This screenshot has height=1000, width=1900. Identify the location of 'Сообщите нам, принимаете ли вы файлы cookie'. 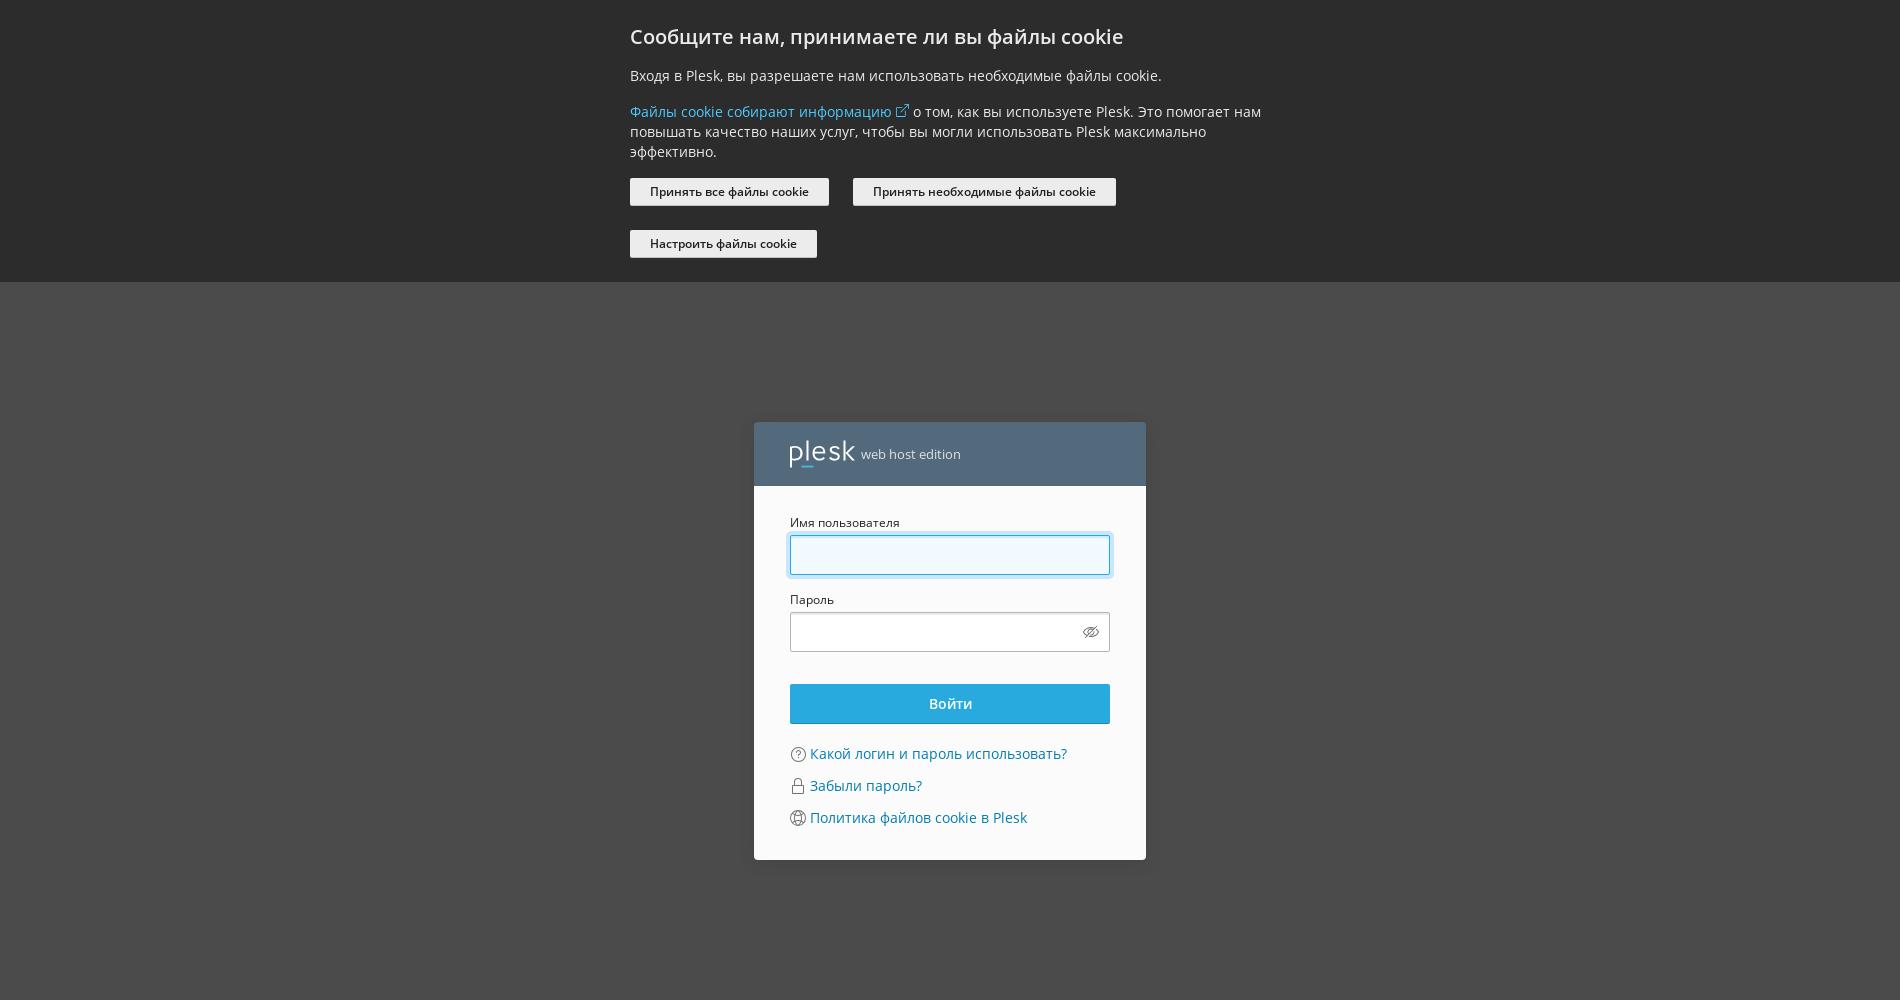
(876, 36).